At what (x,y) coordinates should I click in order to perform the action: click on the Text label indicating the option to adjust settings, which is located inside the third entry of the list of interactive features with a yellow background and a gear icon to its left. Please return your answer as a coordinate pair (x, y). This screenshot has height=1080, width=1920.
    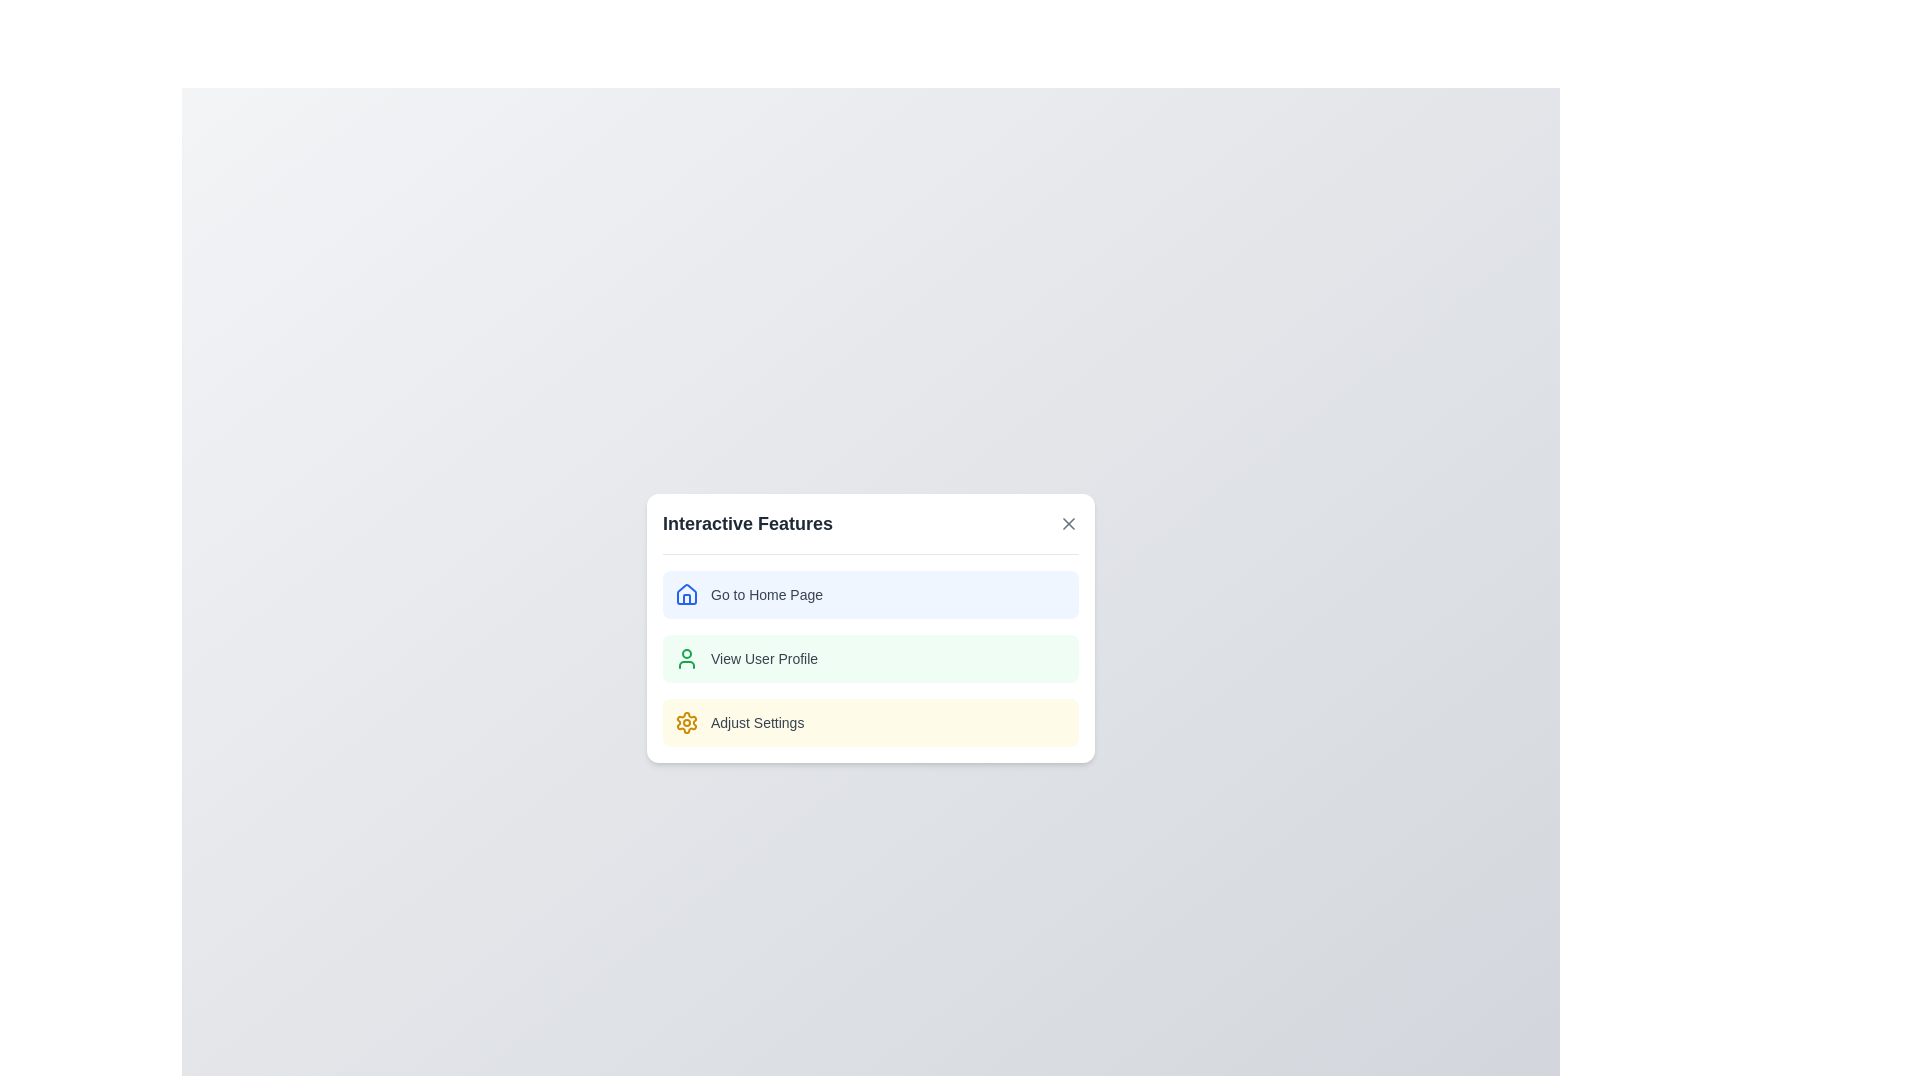
    Looking at the image, I should click on (756, 722).